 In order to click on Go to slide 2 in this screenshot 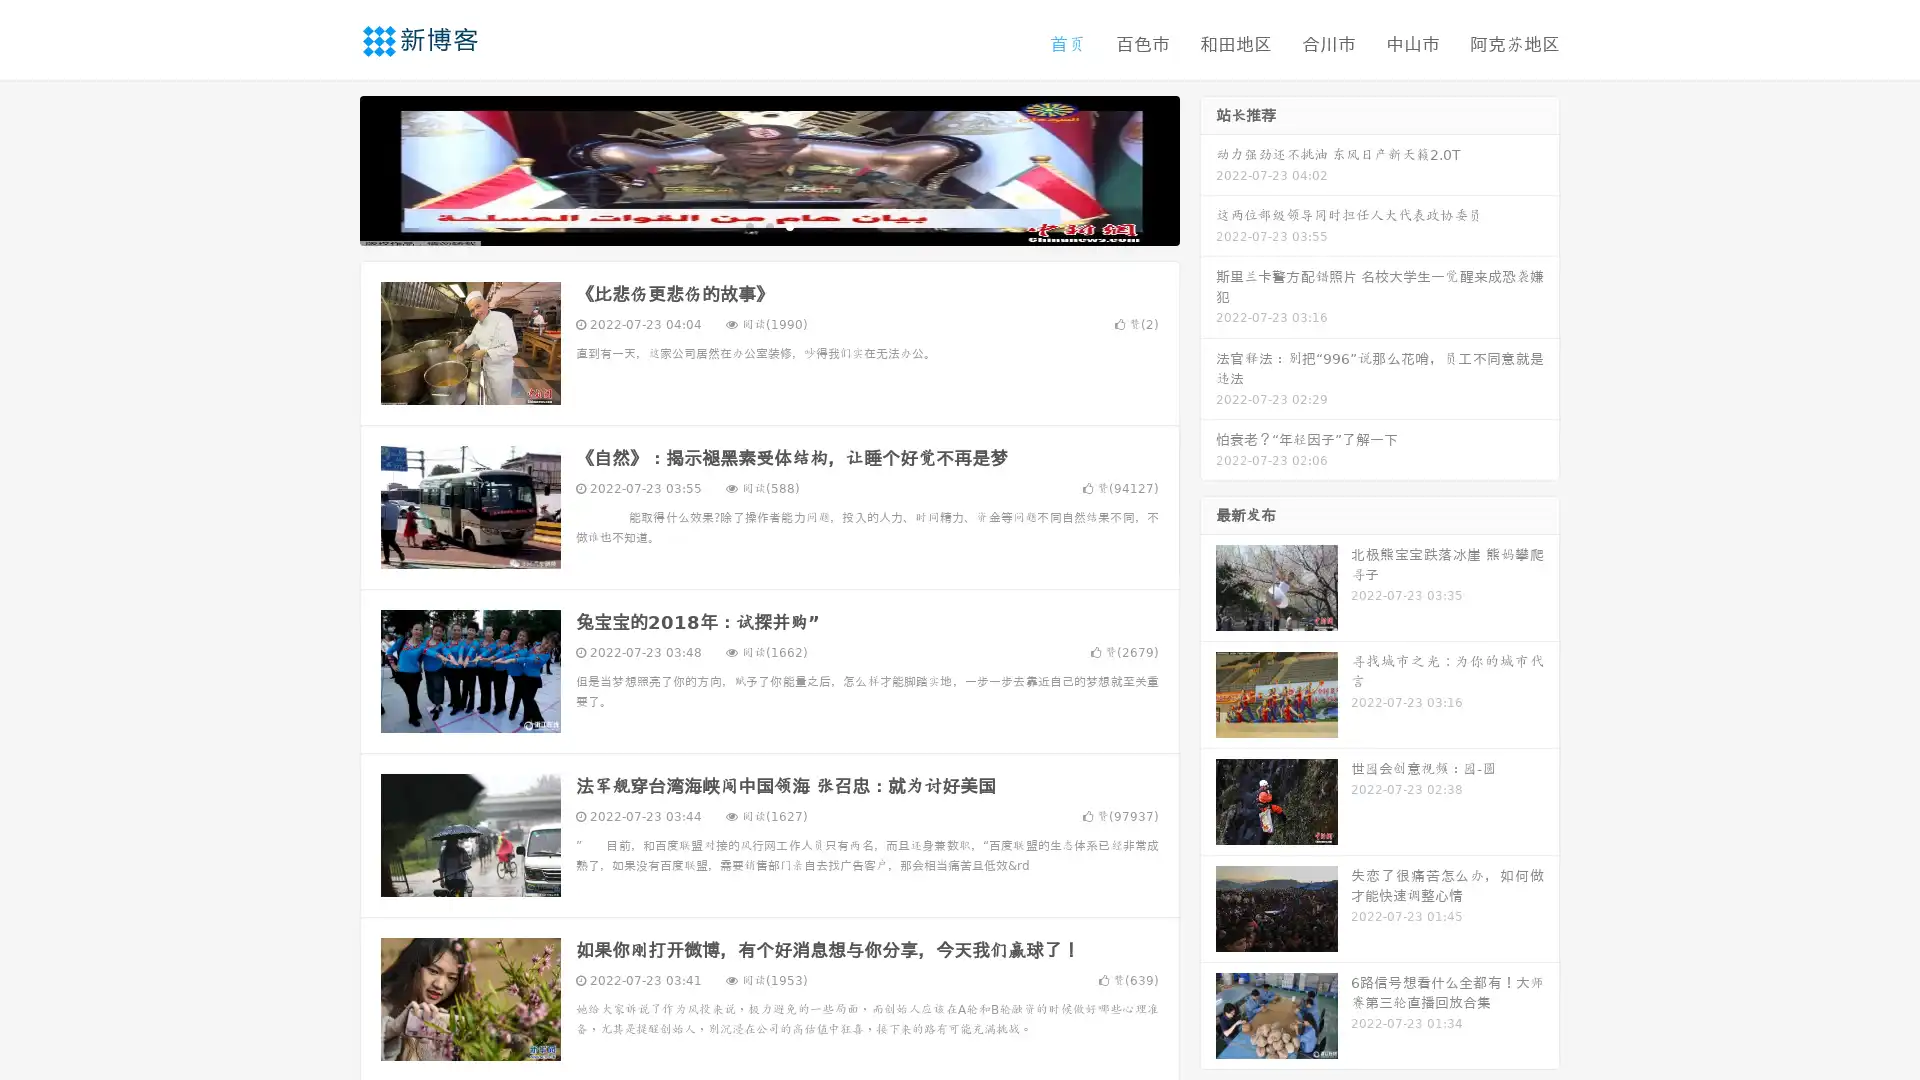, I will do `click(768, 225)`.